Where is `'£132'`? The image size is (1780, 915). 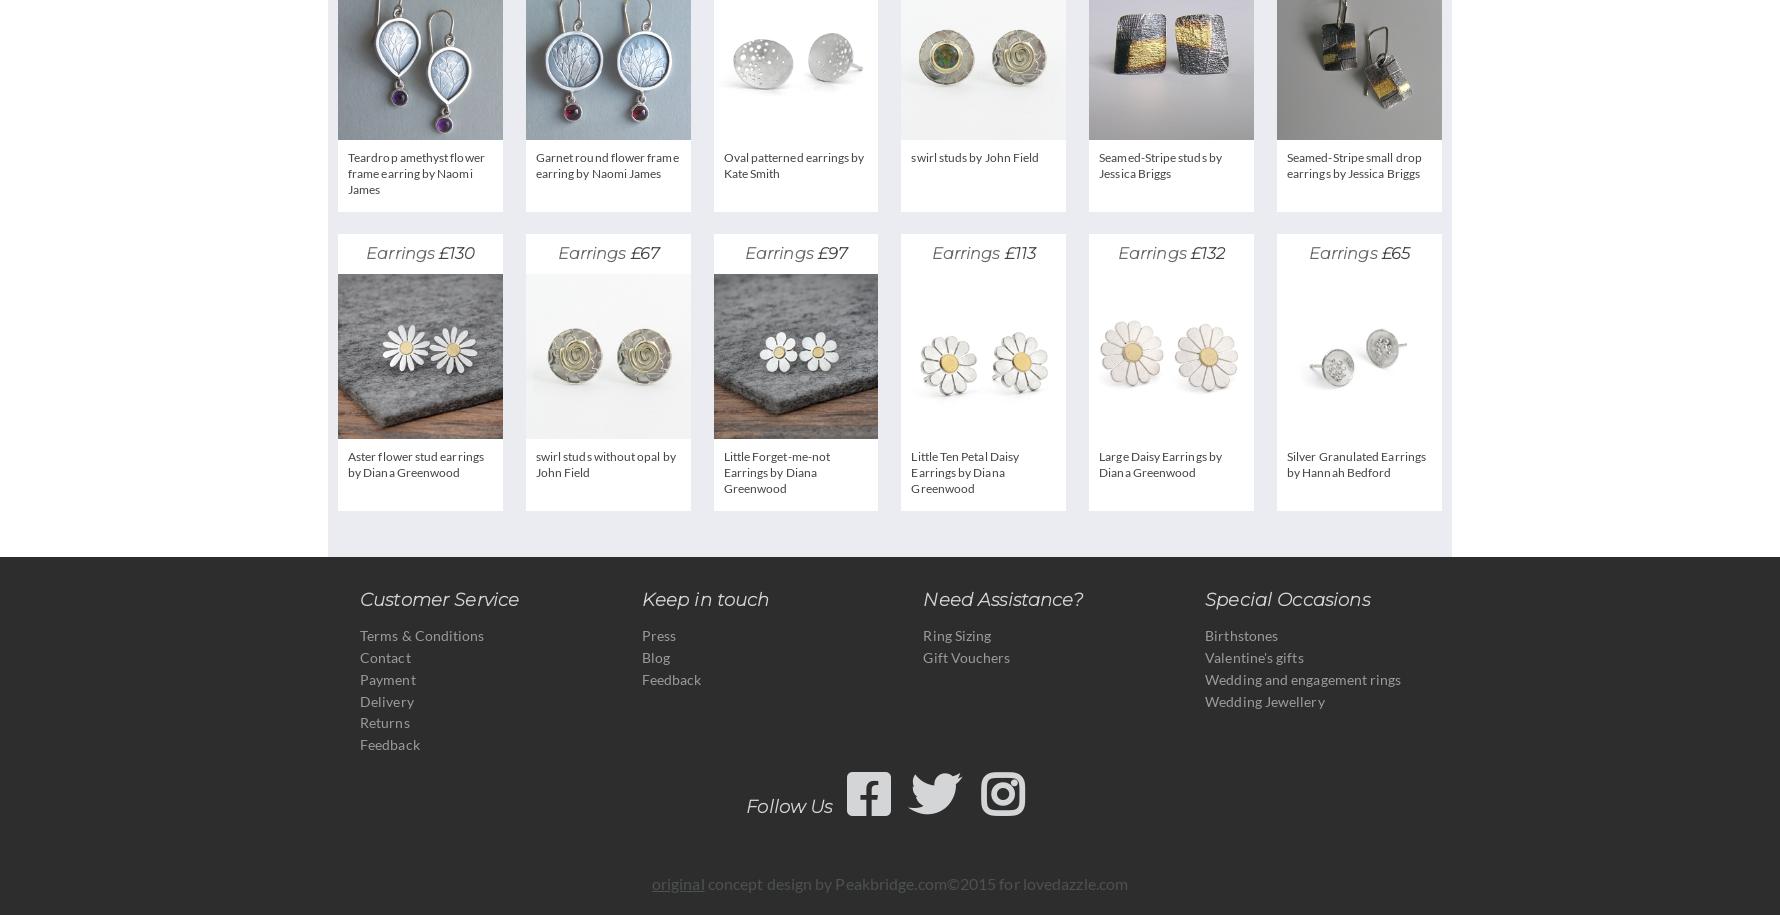 '£132' is located at coordinates (1207, 253).